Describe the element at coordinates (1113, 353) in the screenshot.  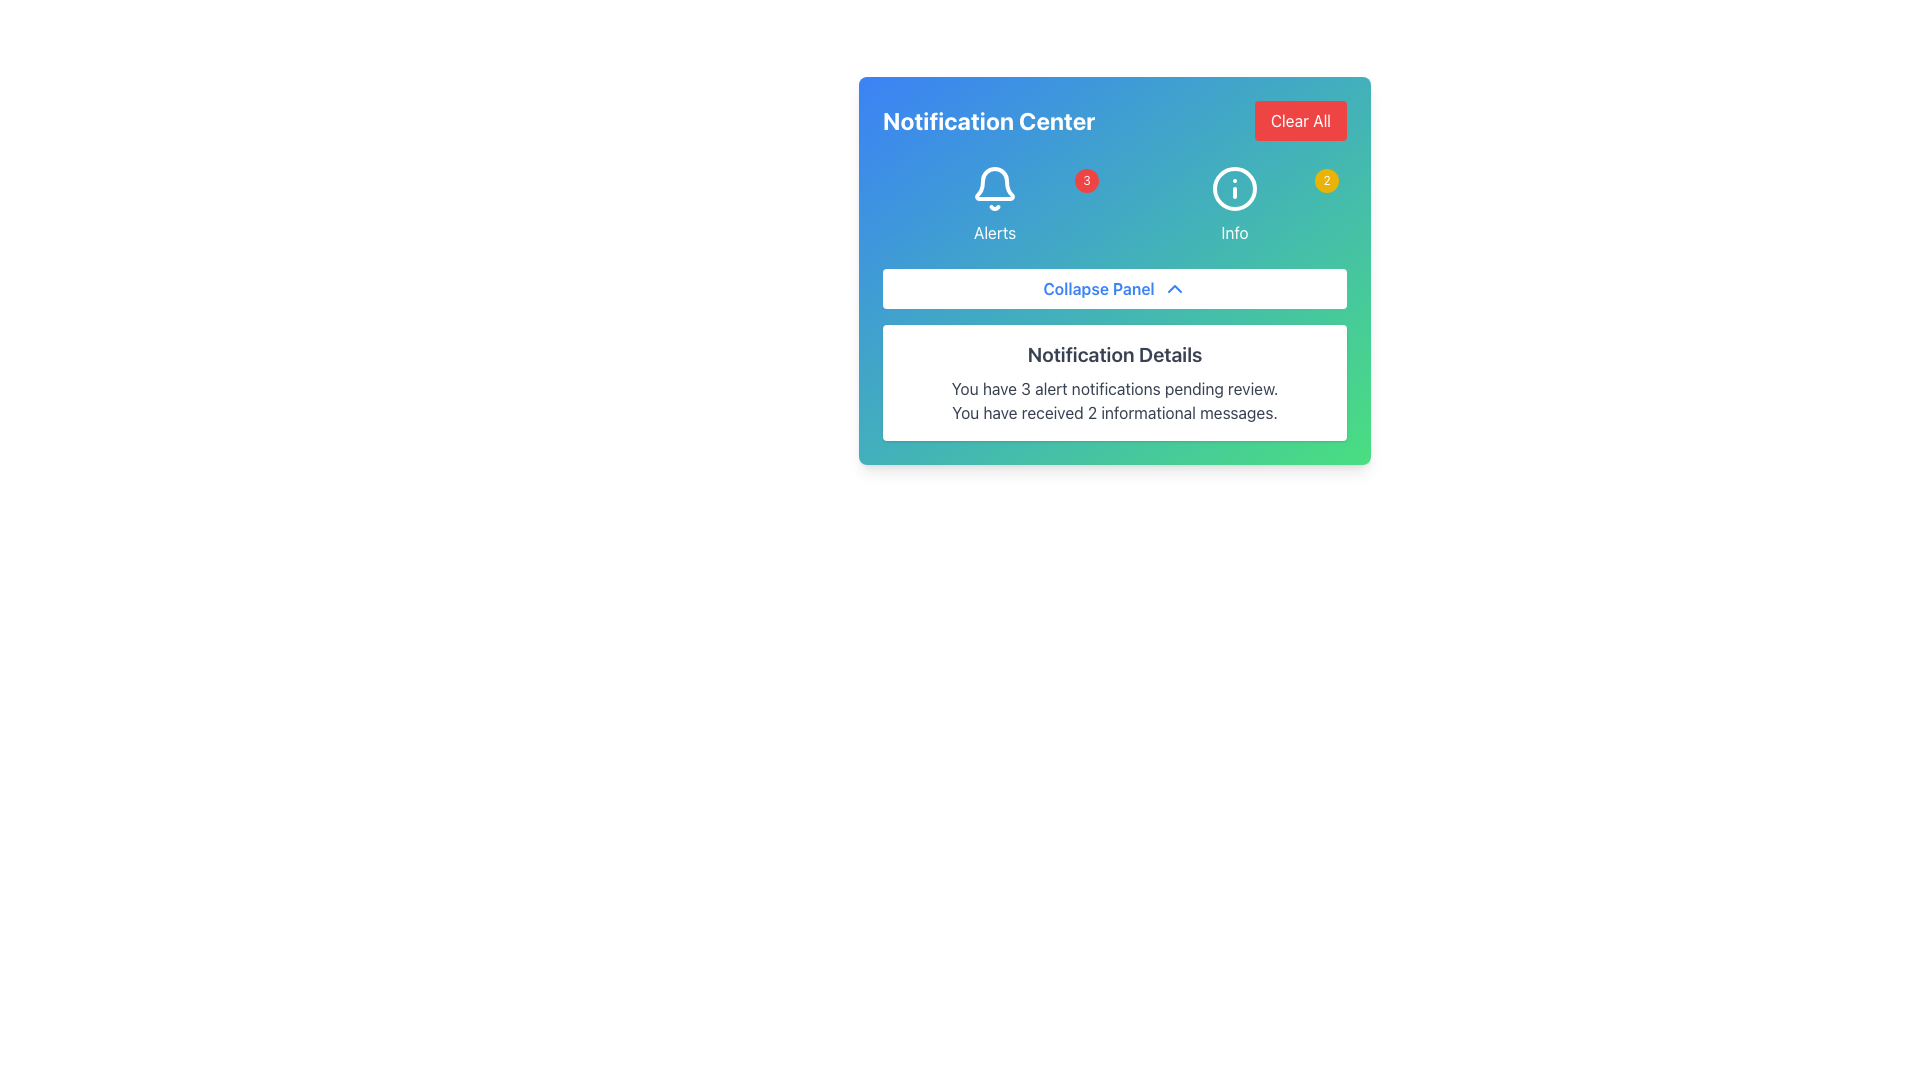
I see `the Text Heading element that serves as a descriptive heading for the notifications section, positioned centrally beneath the 'Notification Center' and 'Collapse Panel' button` at that location.